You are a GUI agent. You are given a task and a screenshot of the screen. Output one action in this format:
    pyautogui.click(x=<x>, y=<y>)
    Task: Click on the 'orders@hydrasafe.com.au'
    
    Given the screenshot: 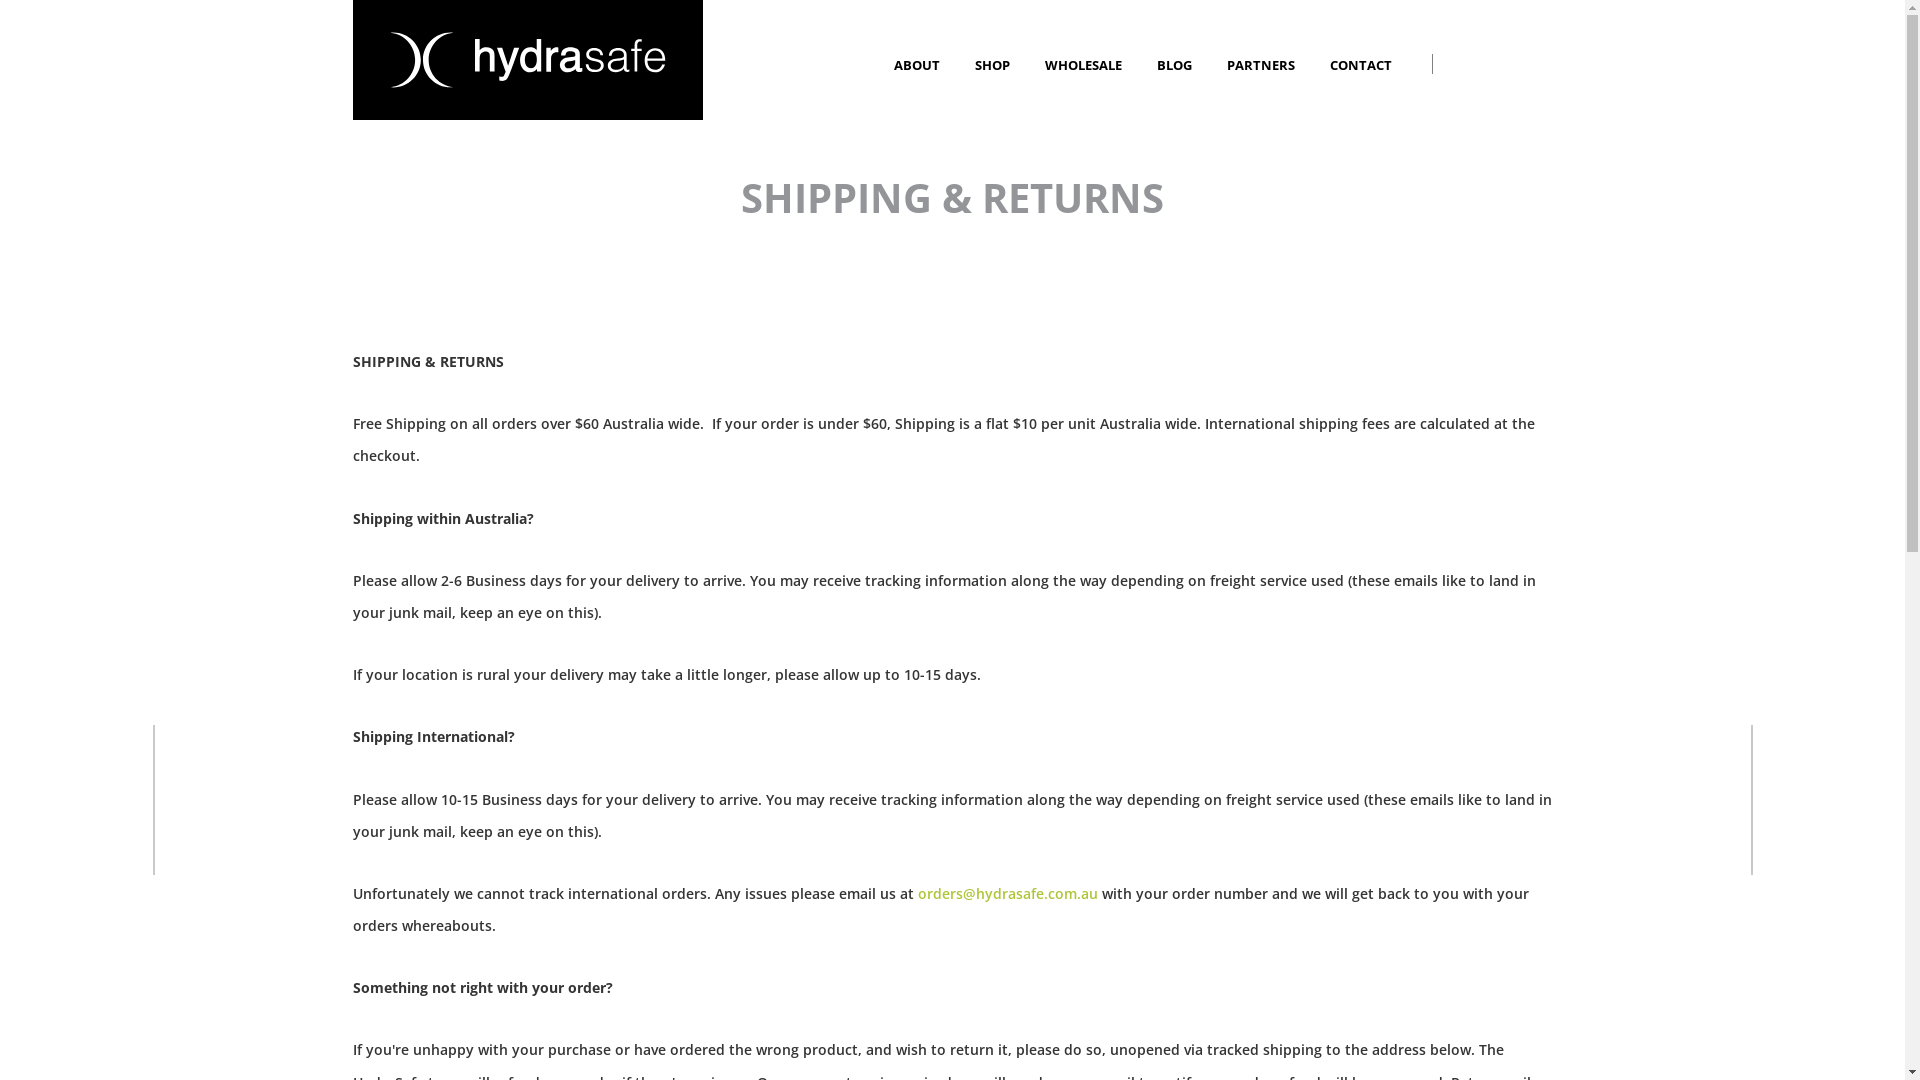 What is the action you would take?
    pyautogui.click(x=1008, y=892)
    